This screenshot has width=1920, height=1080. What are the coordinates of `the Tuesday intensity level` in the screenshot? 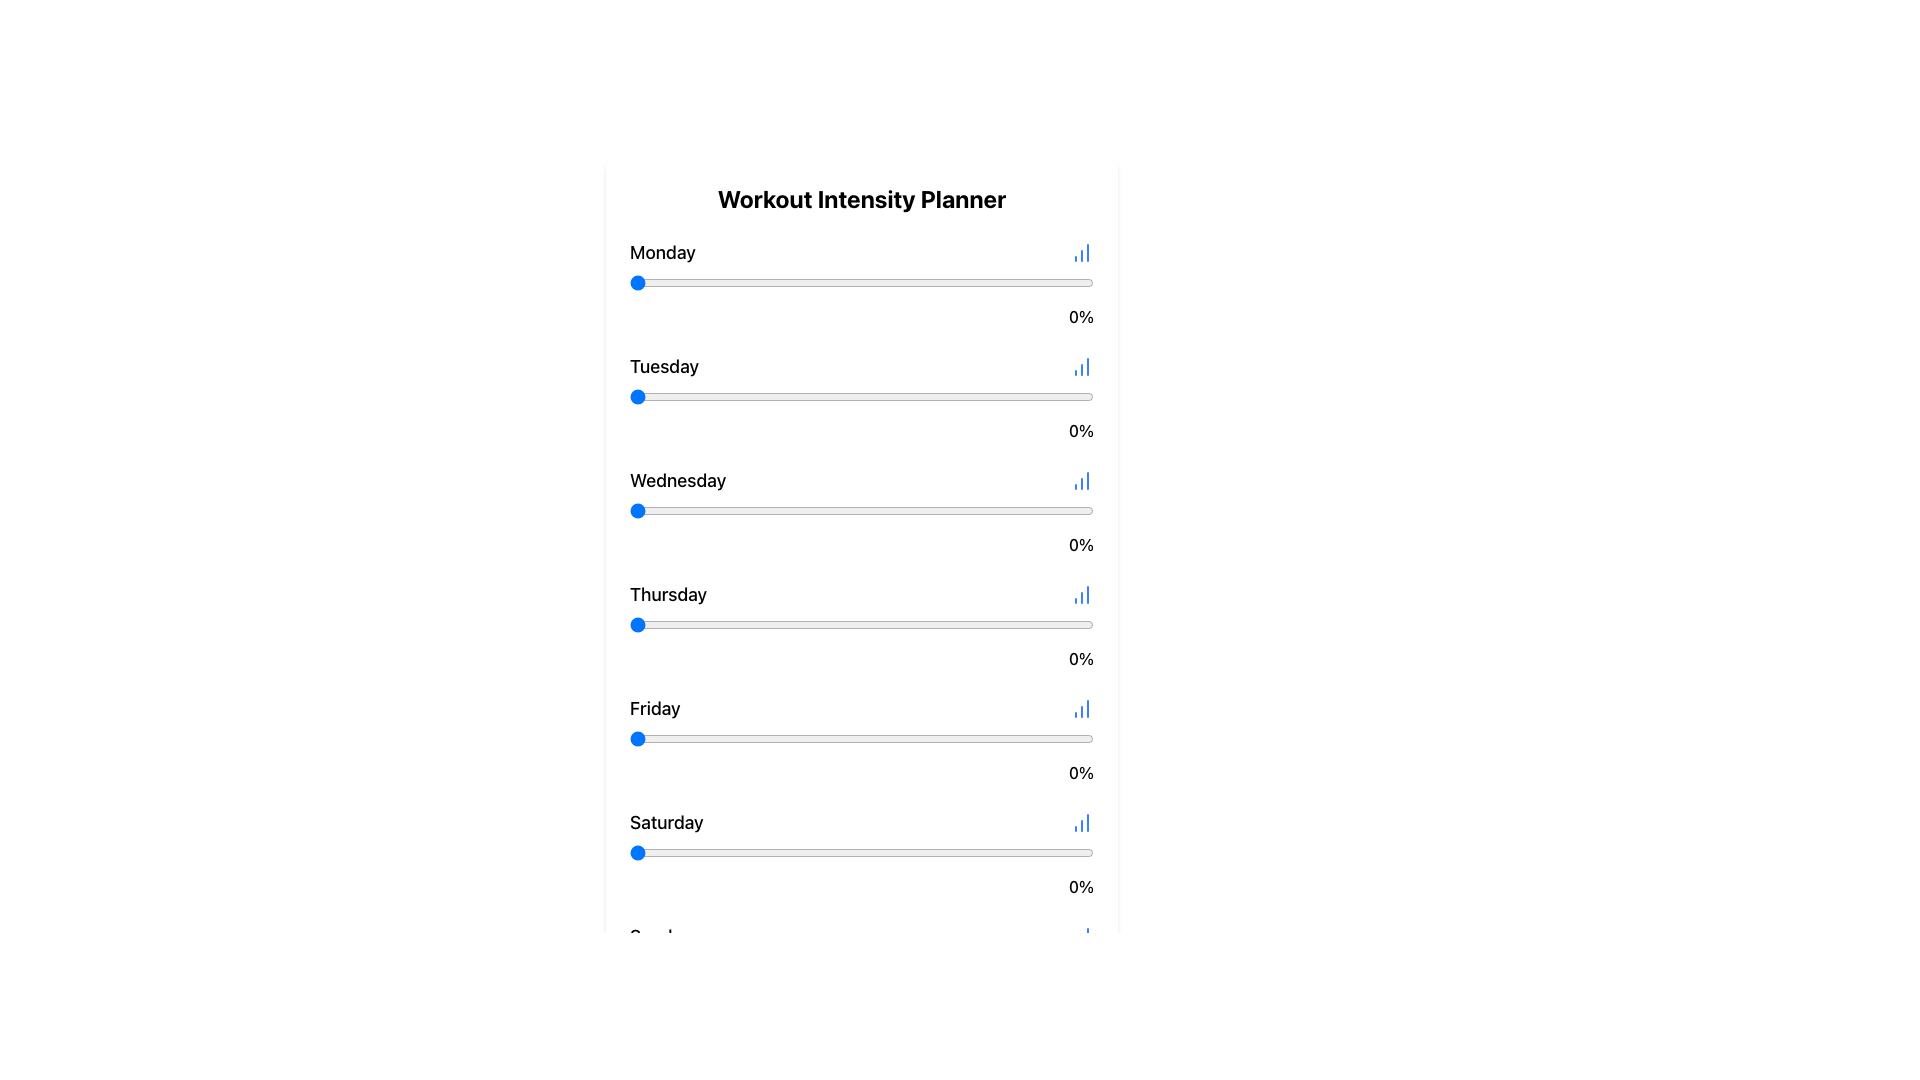 It's located at (749, 397).